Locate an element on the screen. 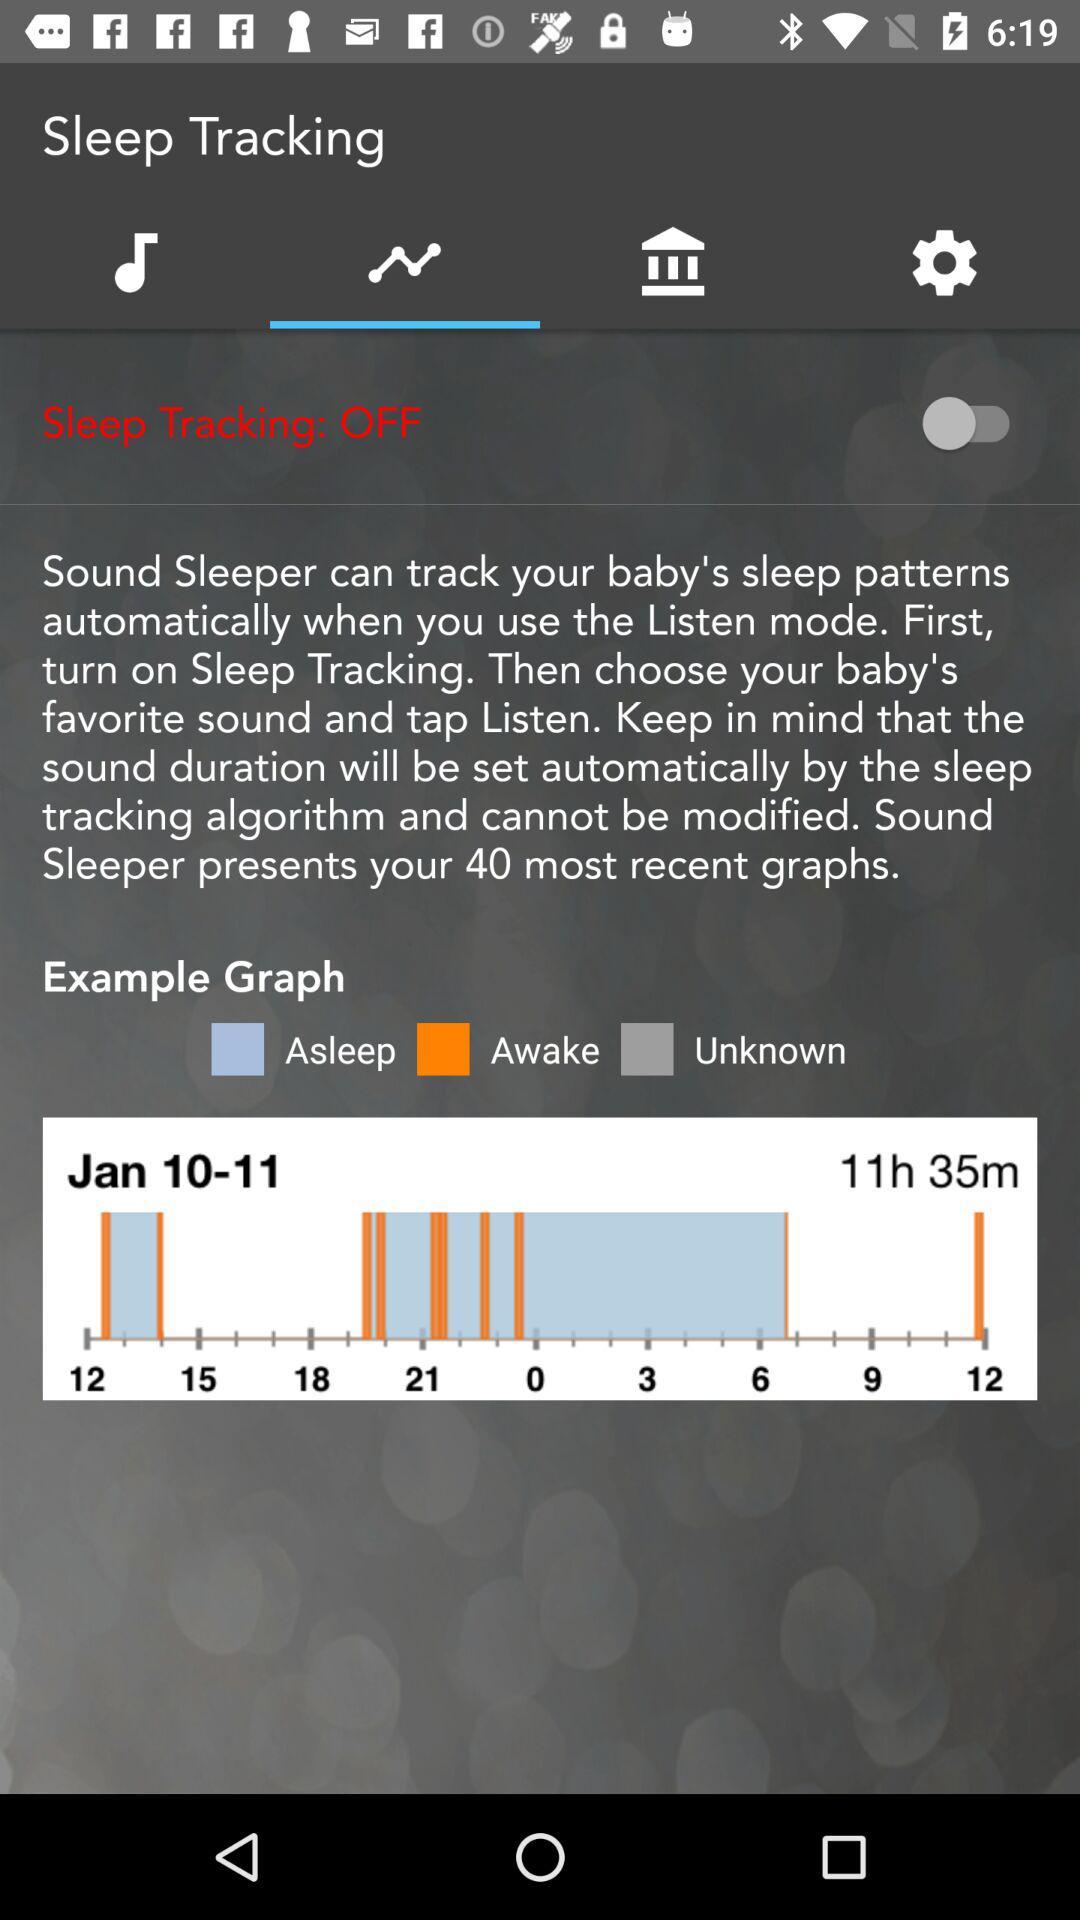 This screenshot has width=1080, height=1920. the check boxl eft to awake is located at coordinates (442, 1048).